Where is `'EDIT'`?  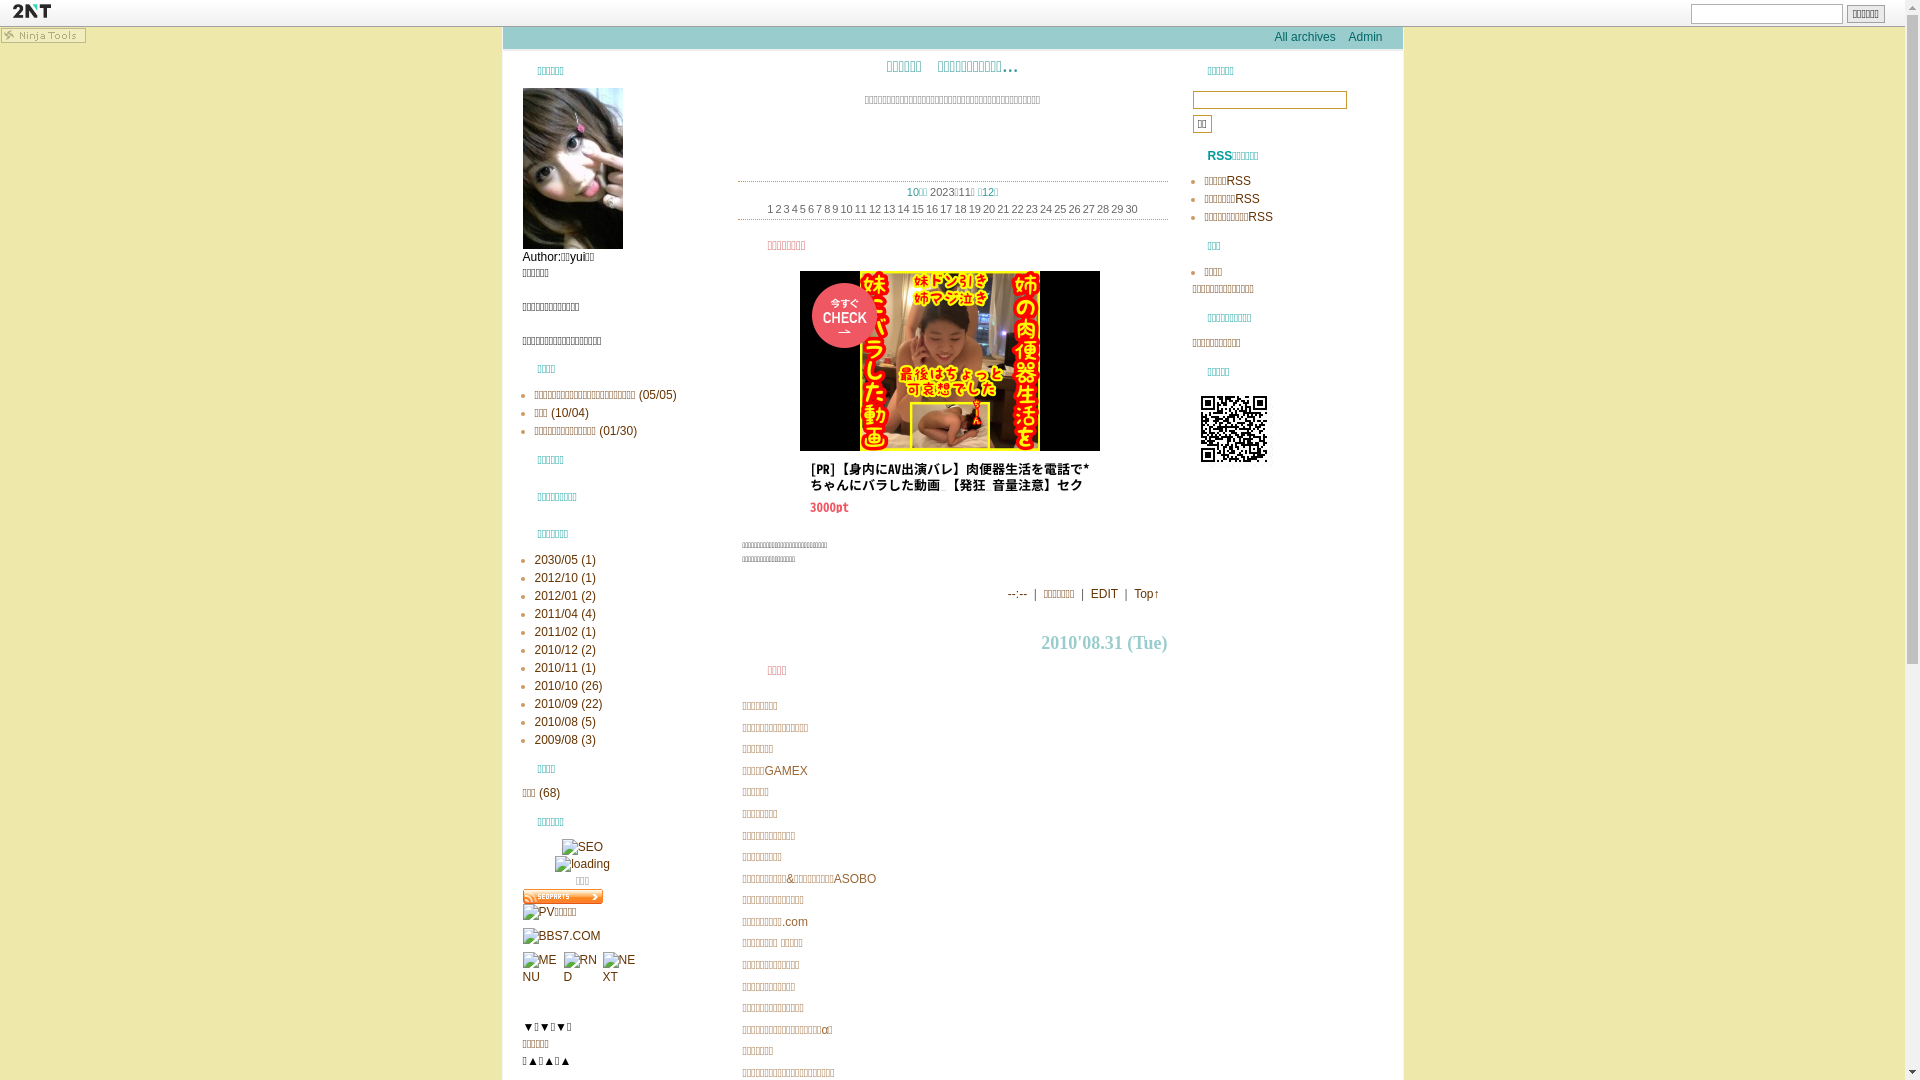 'EDIT' is located at coordinates (1103, 593).